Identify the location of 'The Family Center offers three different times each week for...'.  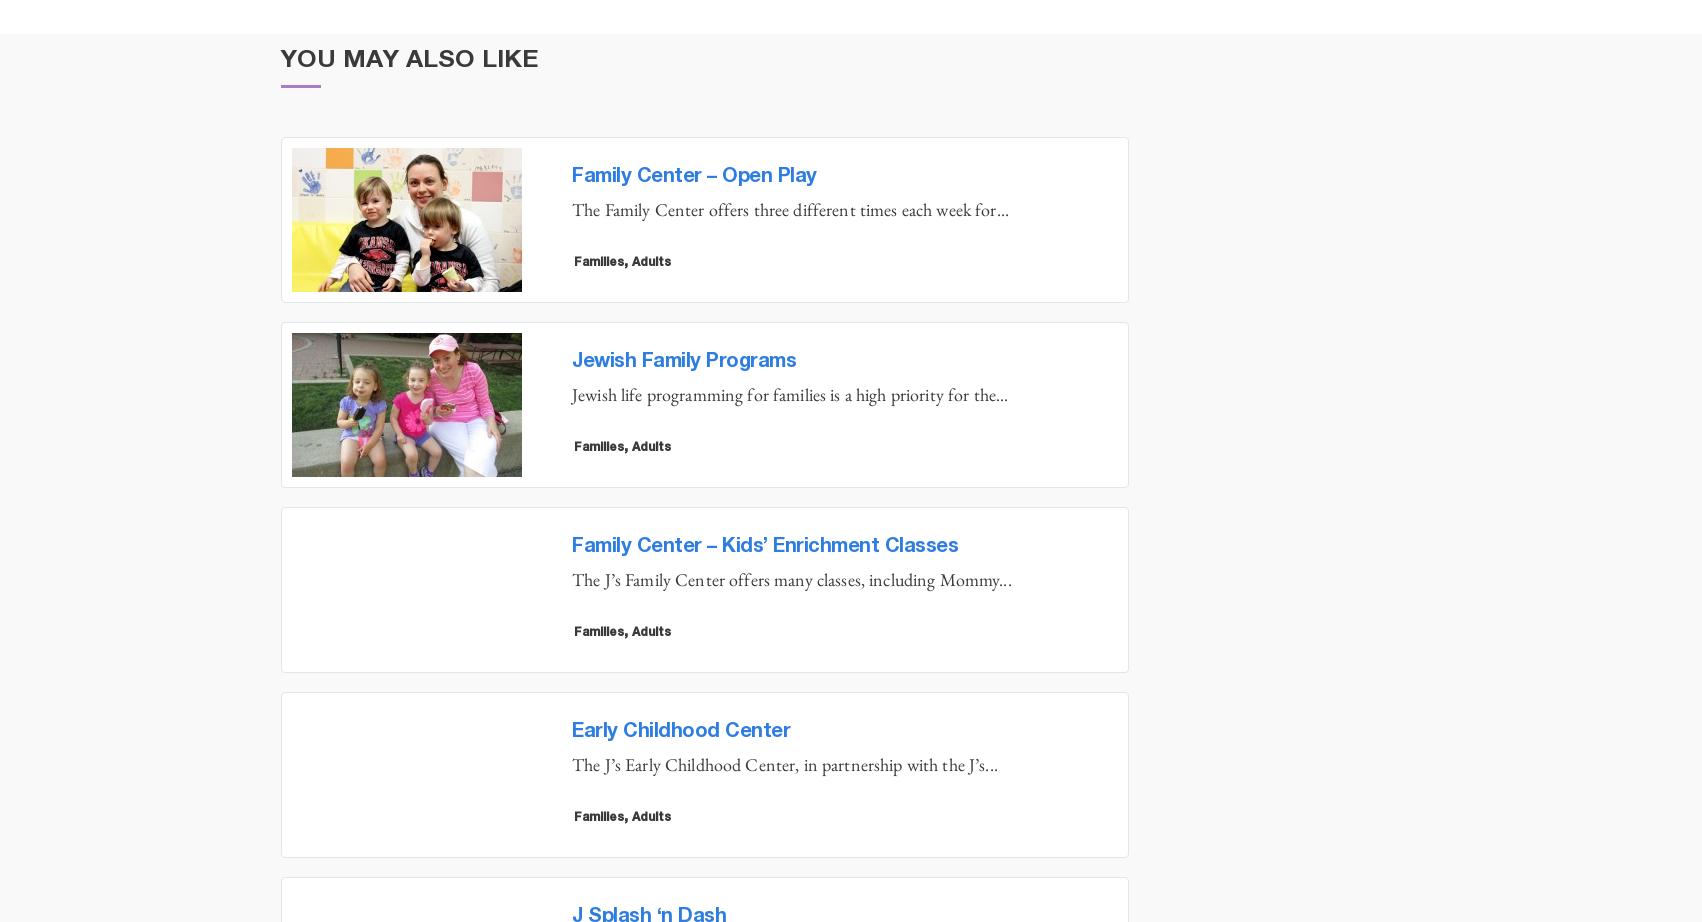
(789, 209).